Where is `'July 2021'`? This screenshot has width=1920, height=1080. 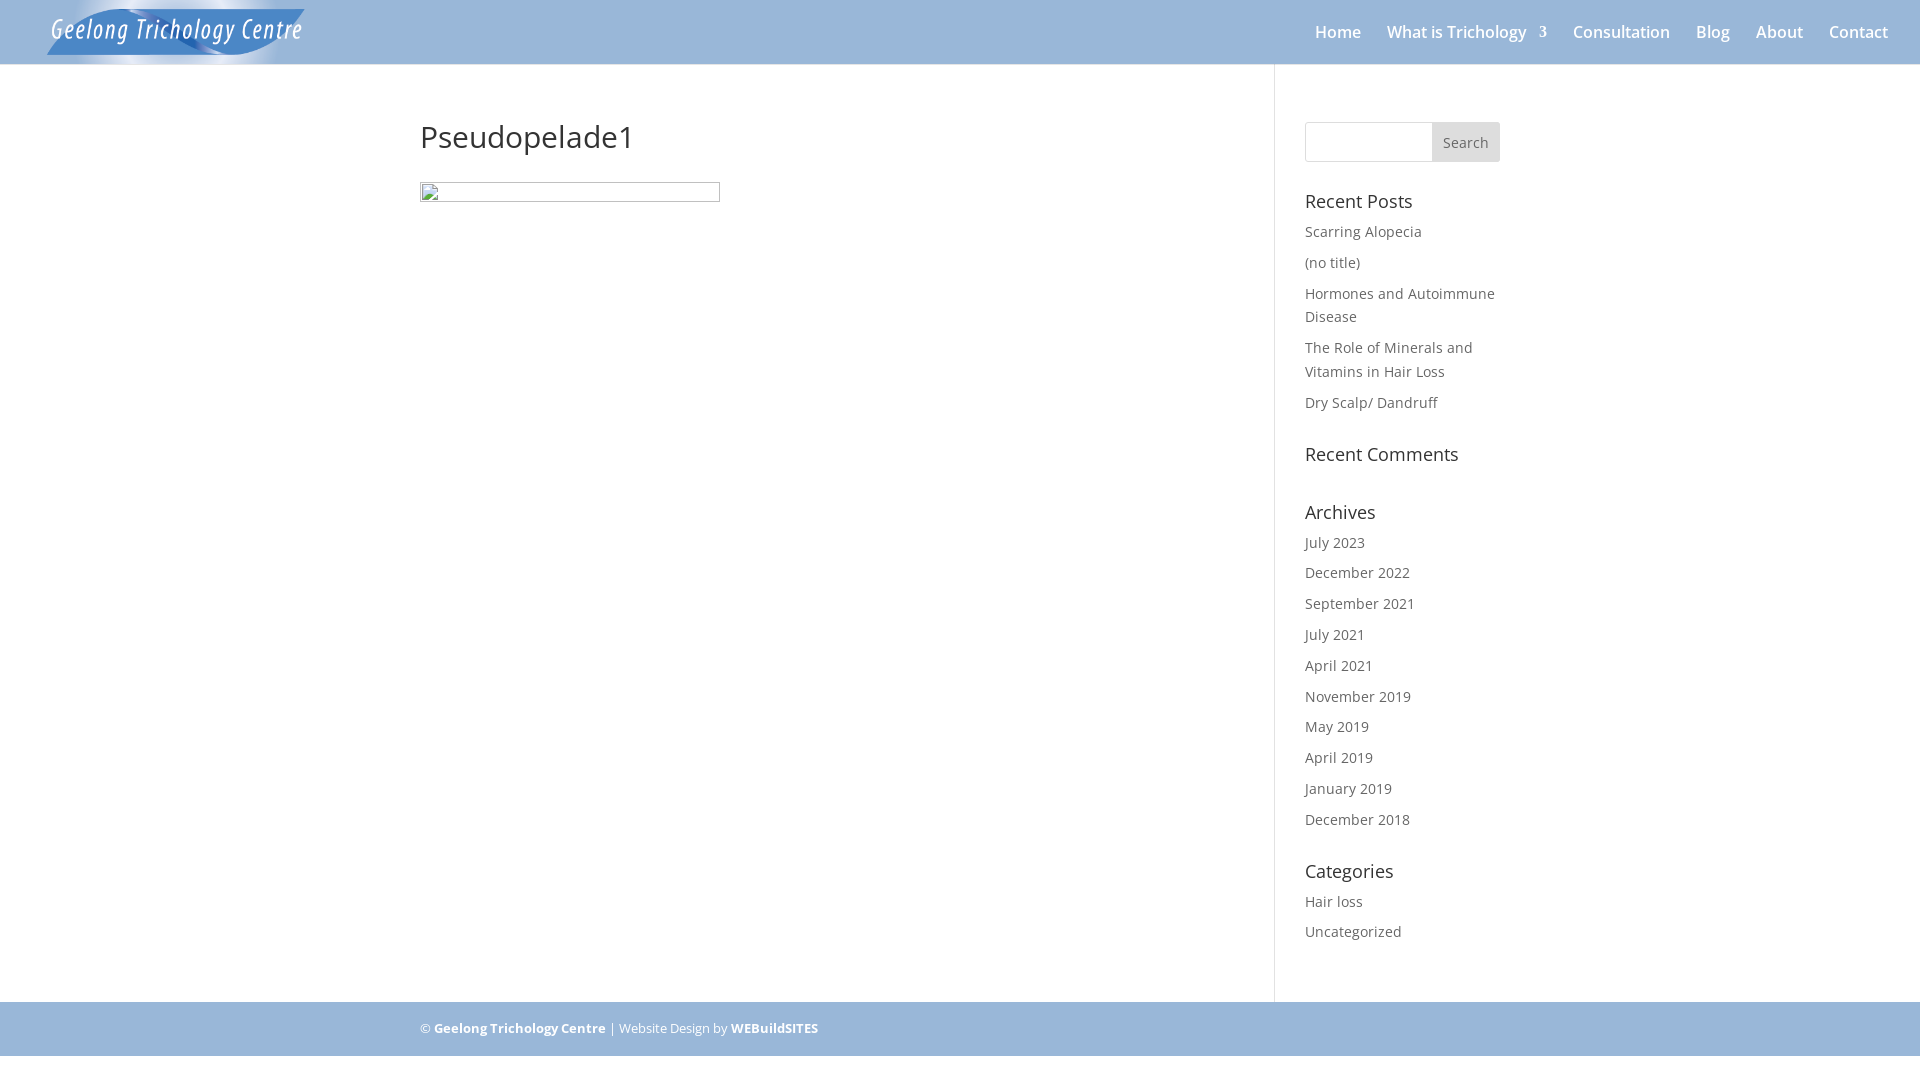
'July 2021' is located at coordinates (1334, 634).